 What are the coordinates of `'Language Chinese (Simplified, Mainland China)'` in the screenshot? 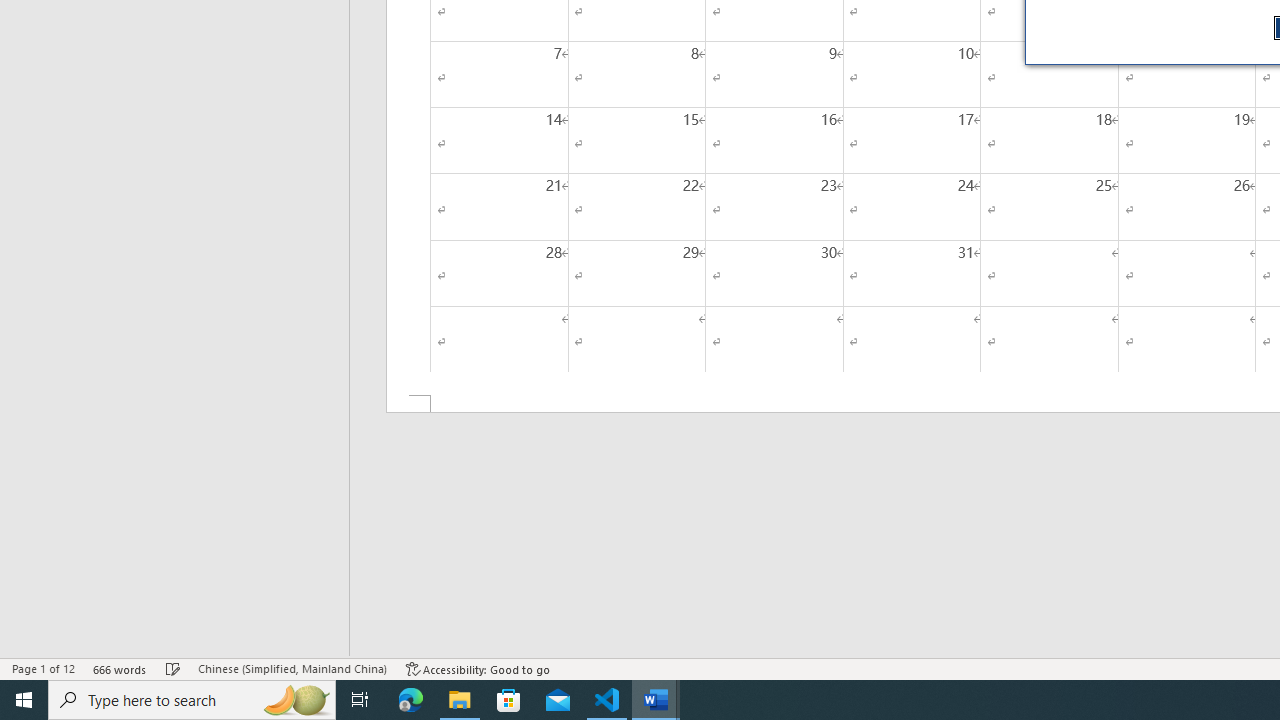 It's located at (291, 669).